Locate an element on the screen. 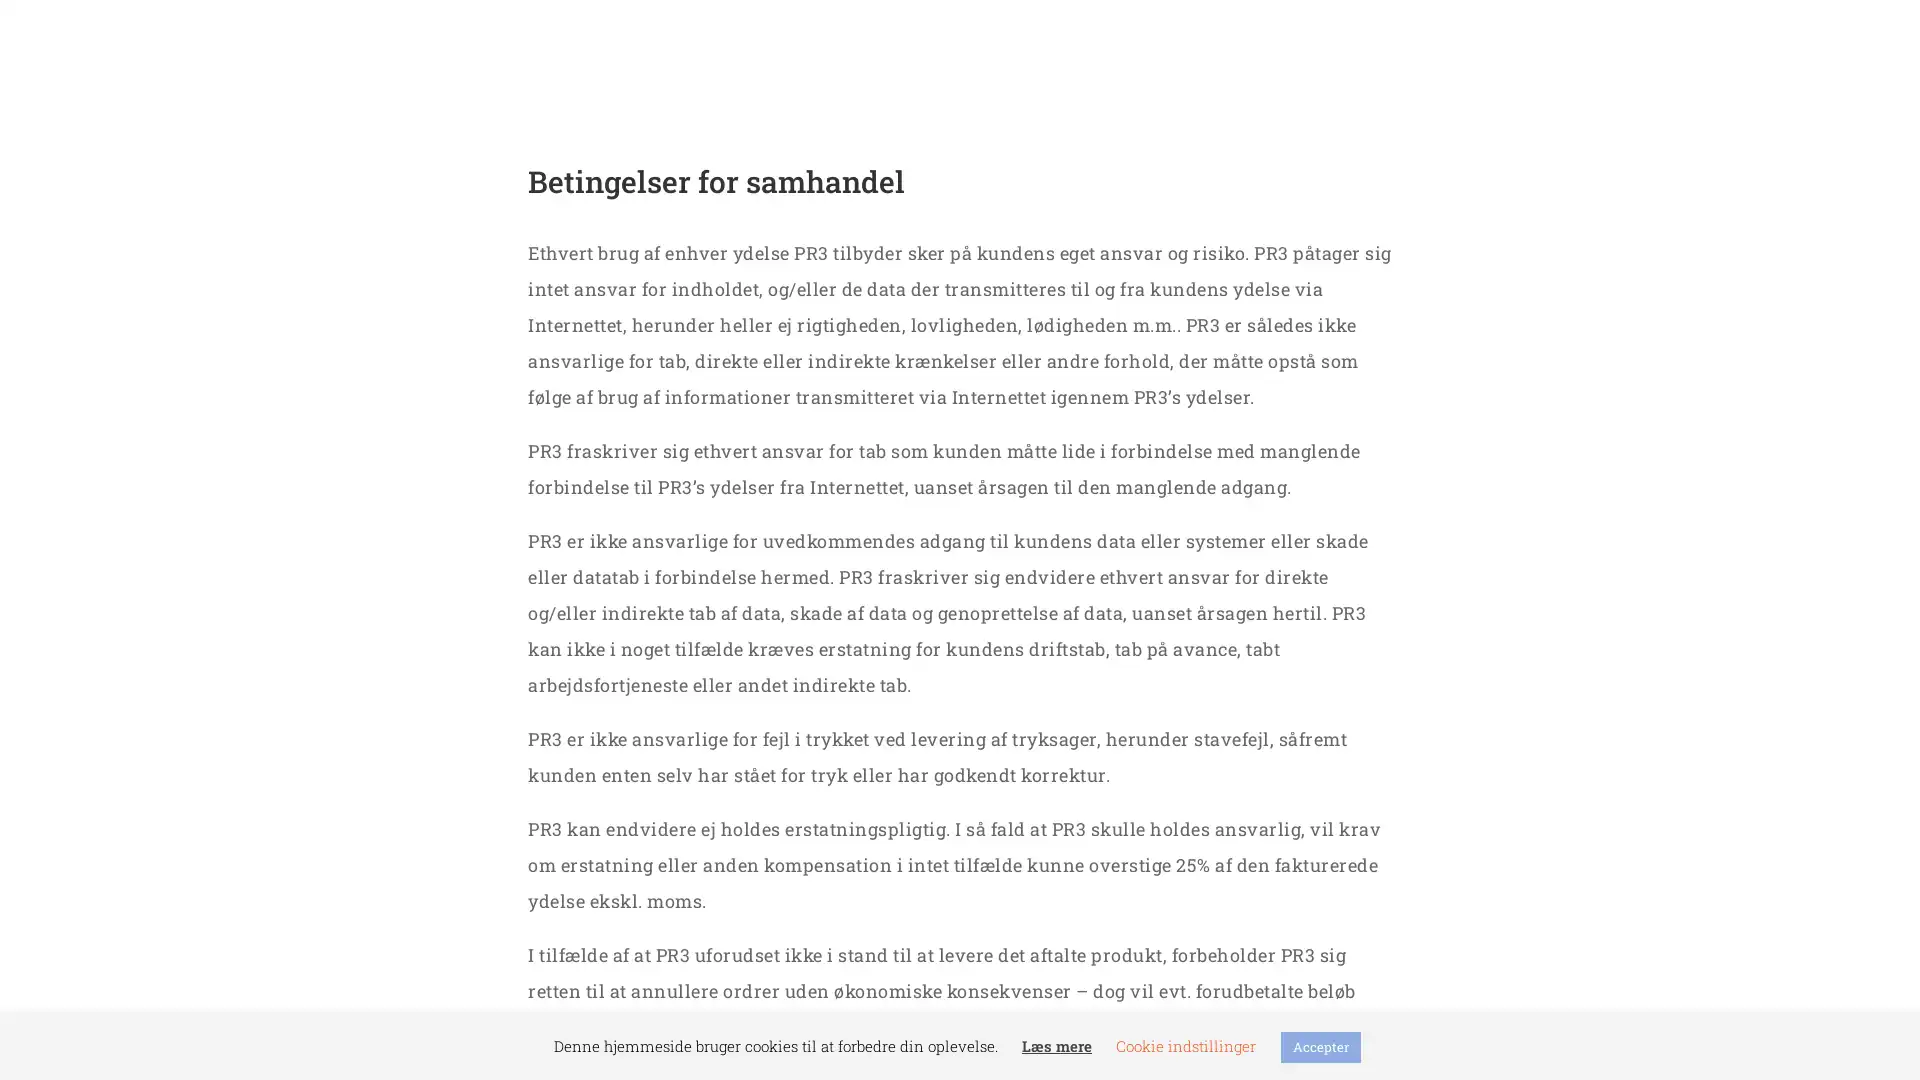  Cookie indstillinger is located at coordinates (1185, 1044).